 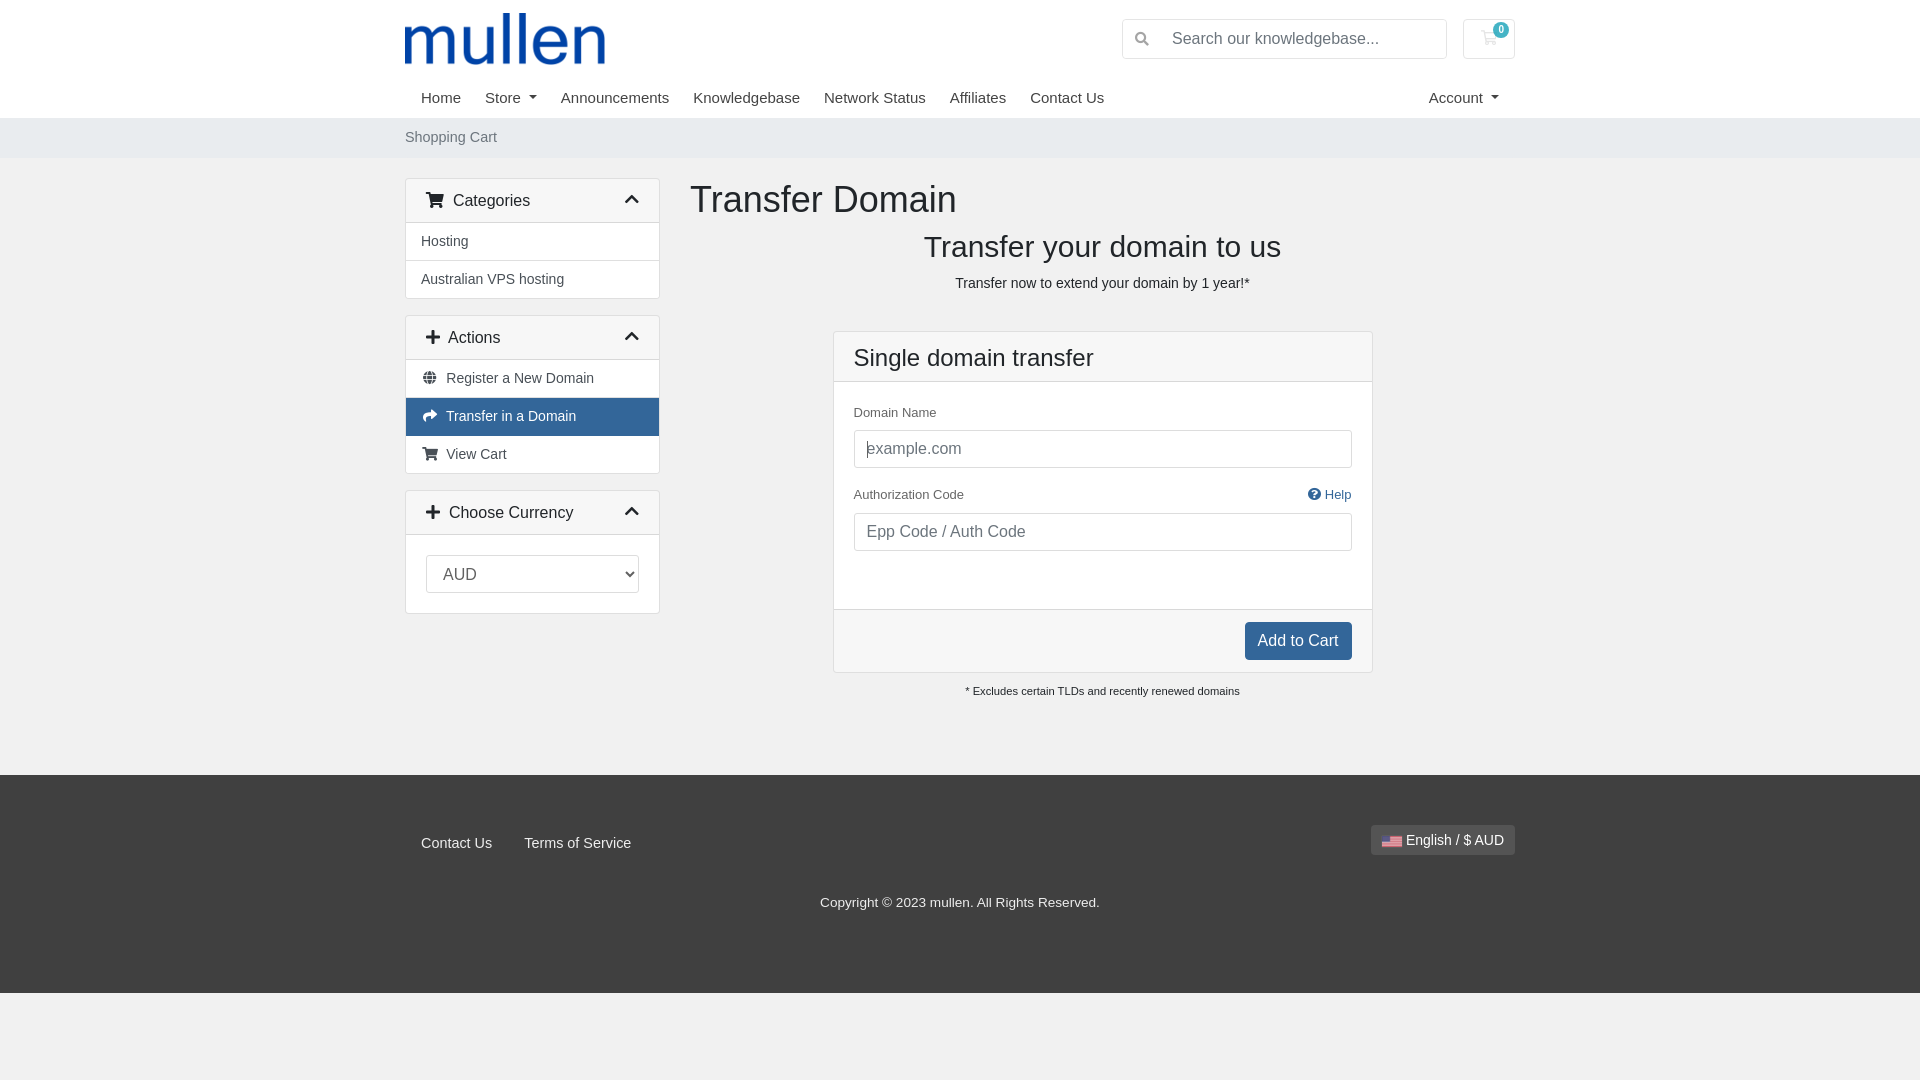 I want to click on 'Hosting', so click(x=532, y=241).